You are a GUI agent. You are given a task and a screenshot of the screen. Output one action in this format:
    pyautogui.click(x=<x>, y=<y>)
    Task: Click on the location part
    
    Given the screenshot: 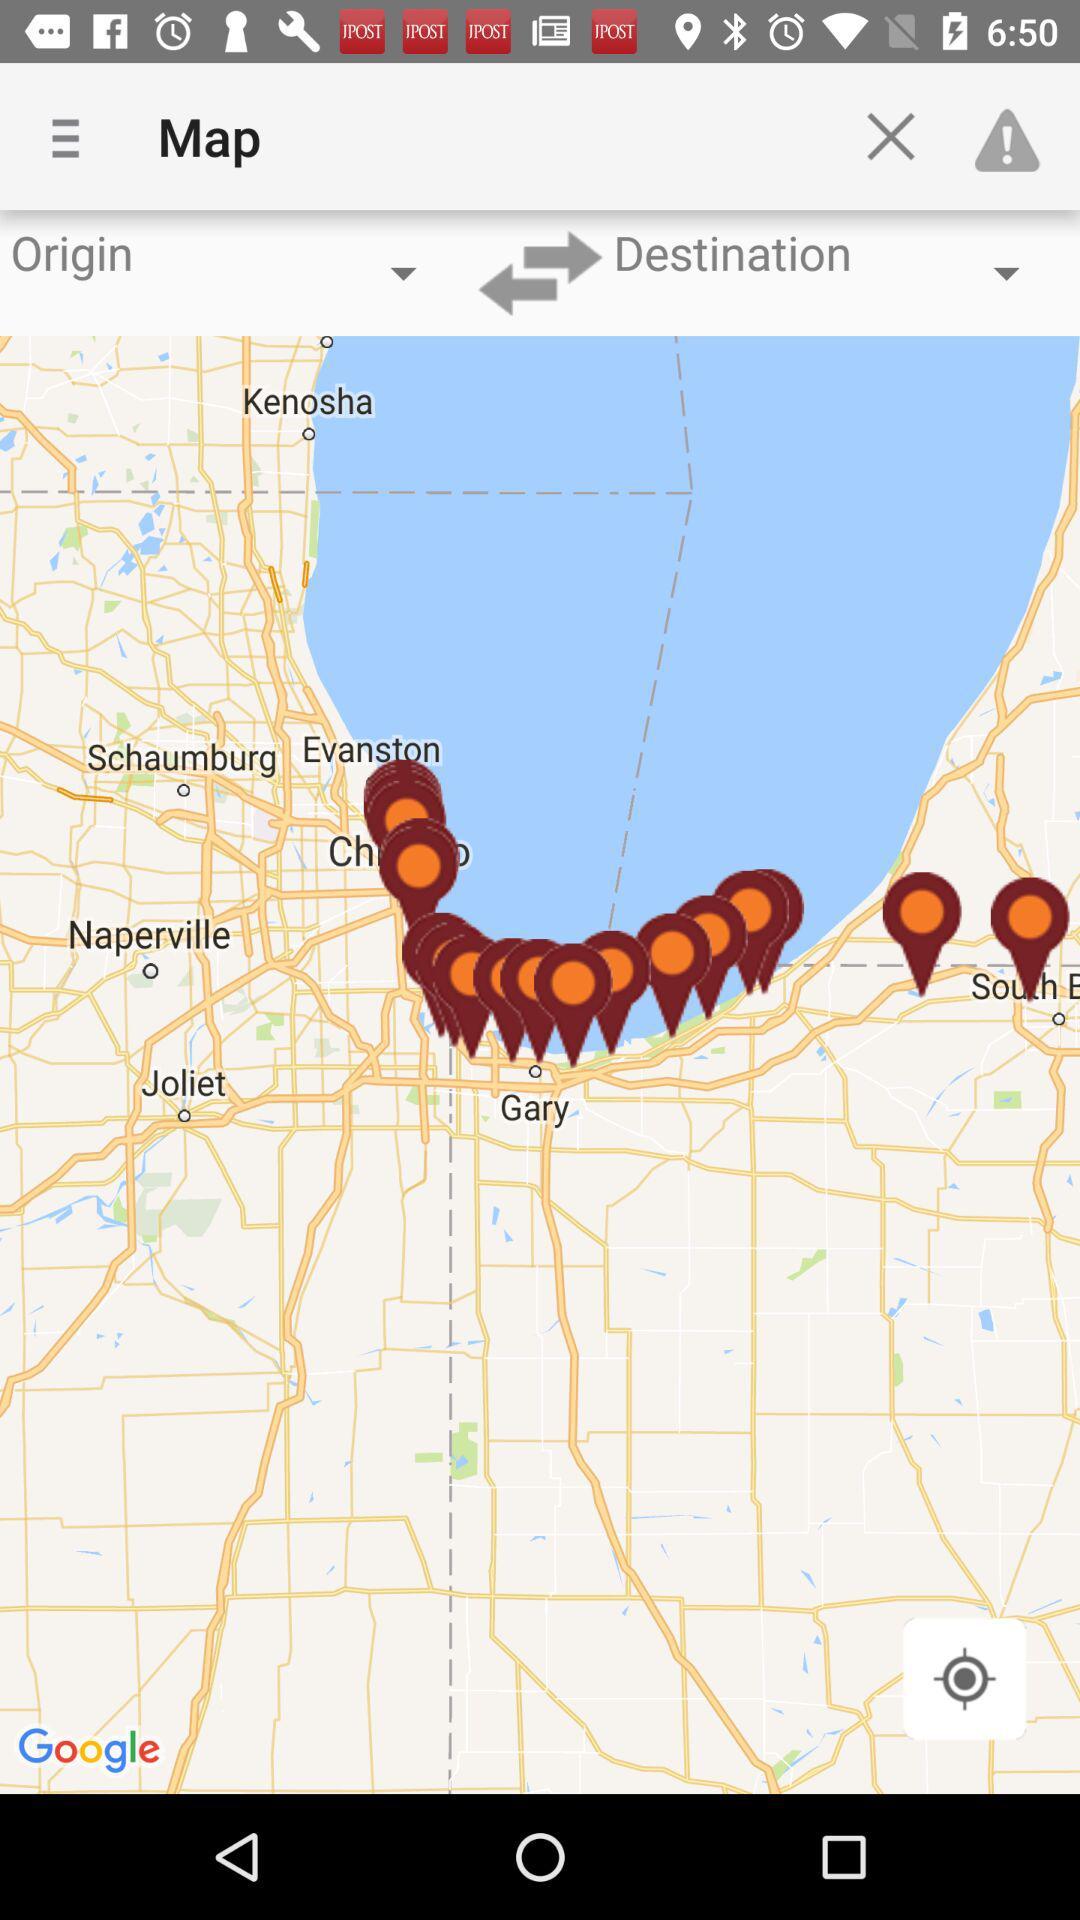 What is the action you would take?
    pyautogui.click(x=963, y=1678)
    